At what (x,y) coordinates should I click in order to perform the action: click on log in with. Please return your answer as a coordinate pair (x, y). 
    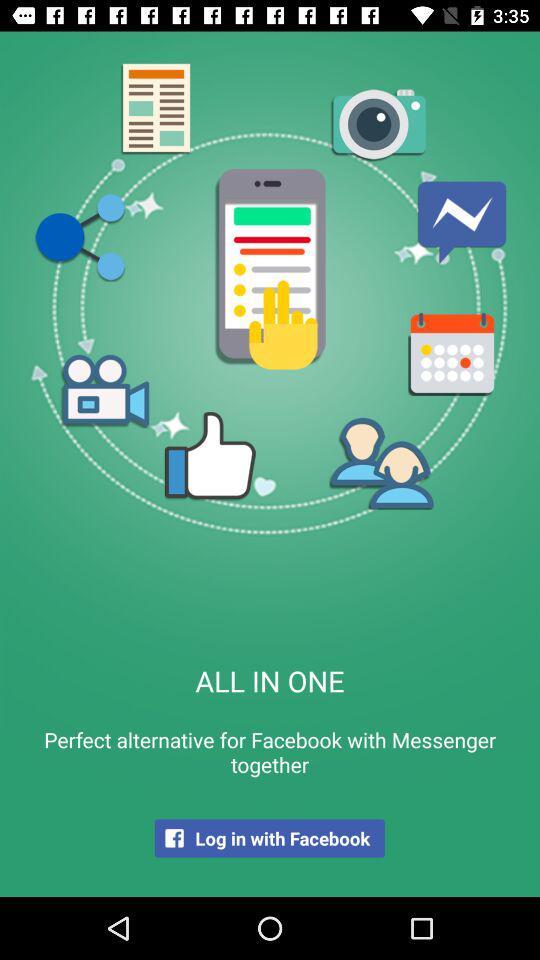
    Looking at the image, I should click on (269, 838).